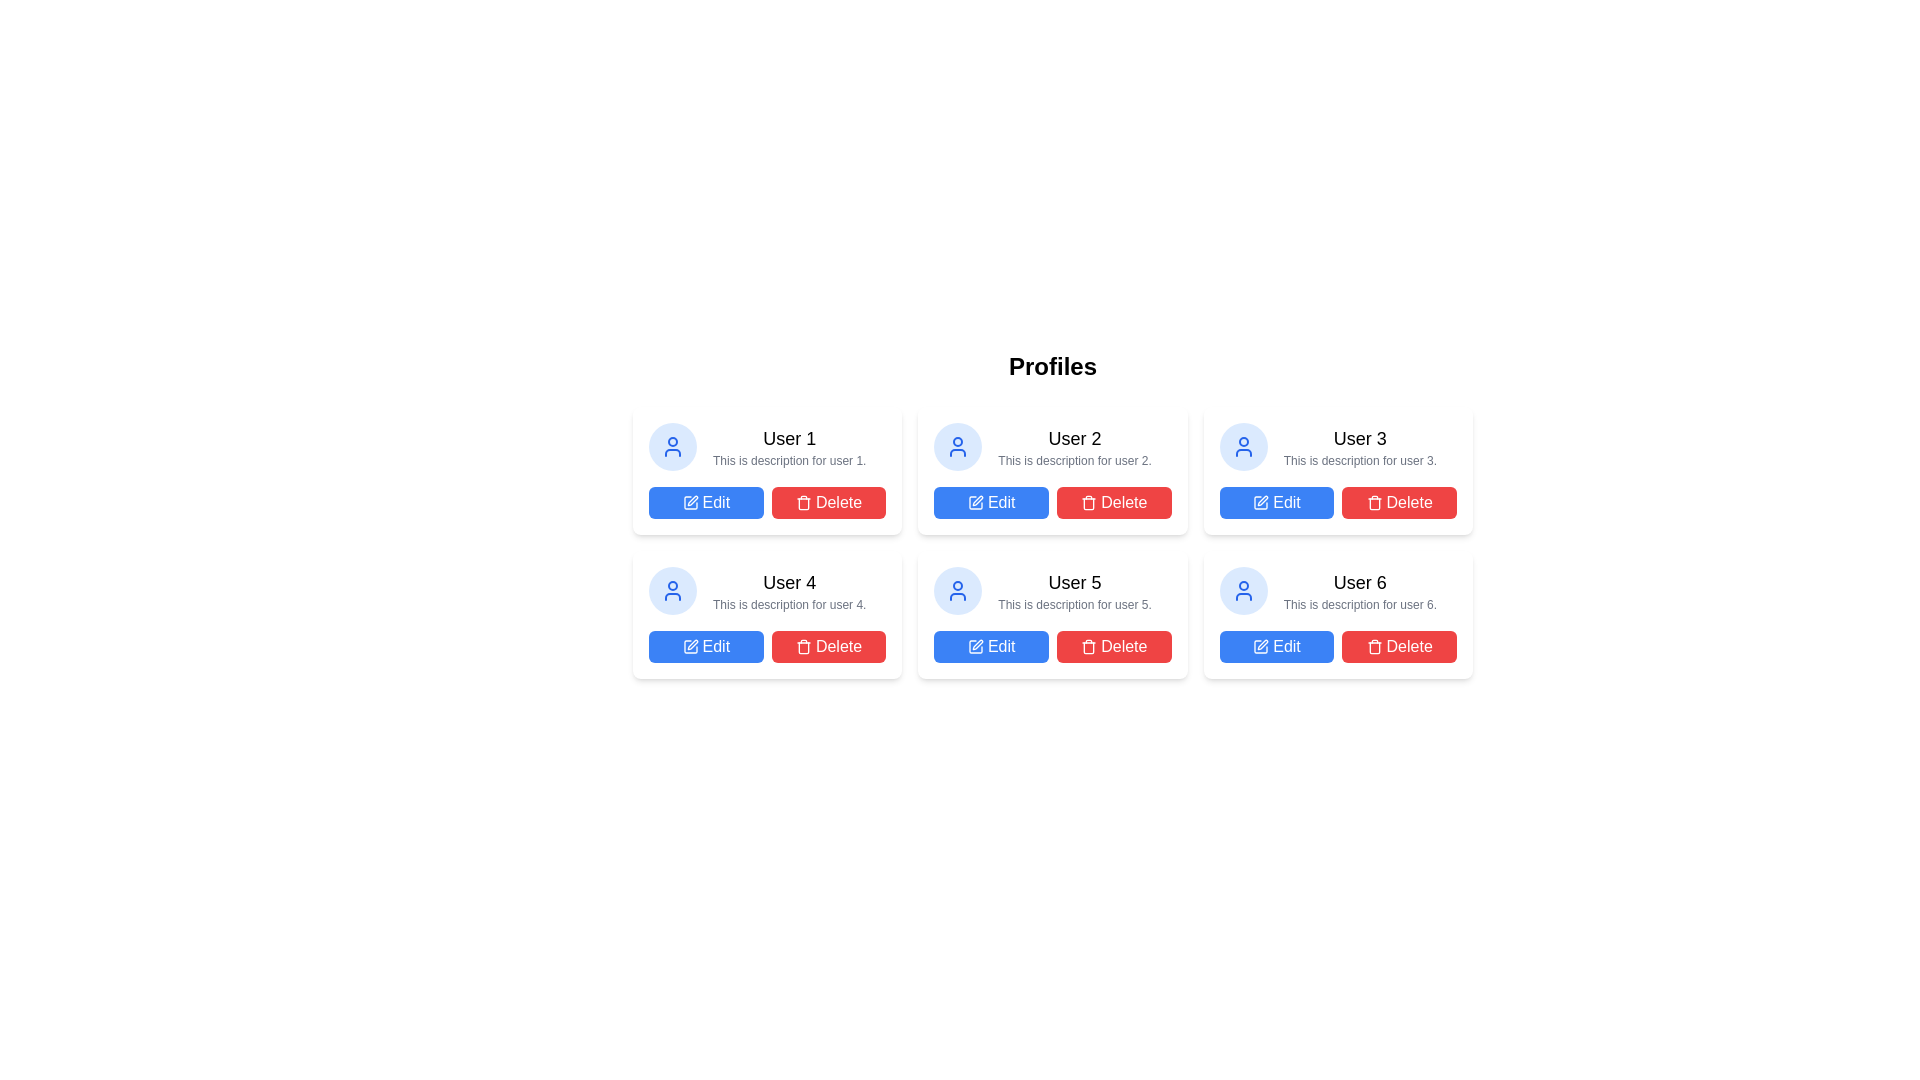  Describe the element at coordinates (672, 446) in the screenshot. I see `the user's profile icon, which is a simplistic blue outline of a person within a circular border, located second from the left in the first row of user cards` at that location.